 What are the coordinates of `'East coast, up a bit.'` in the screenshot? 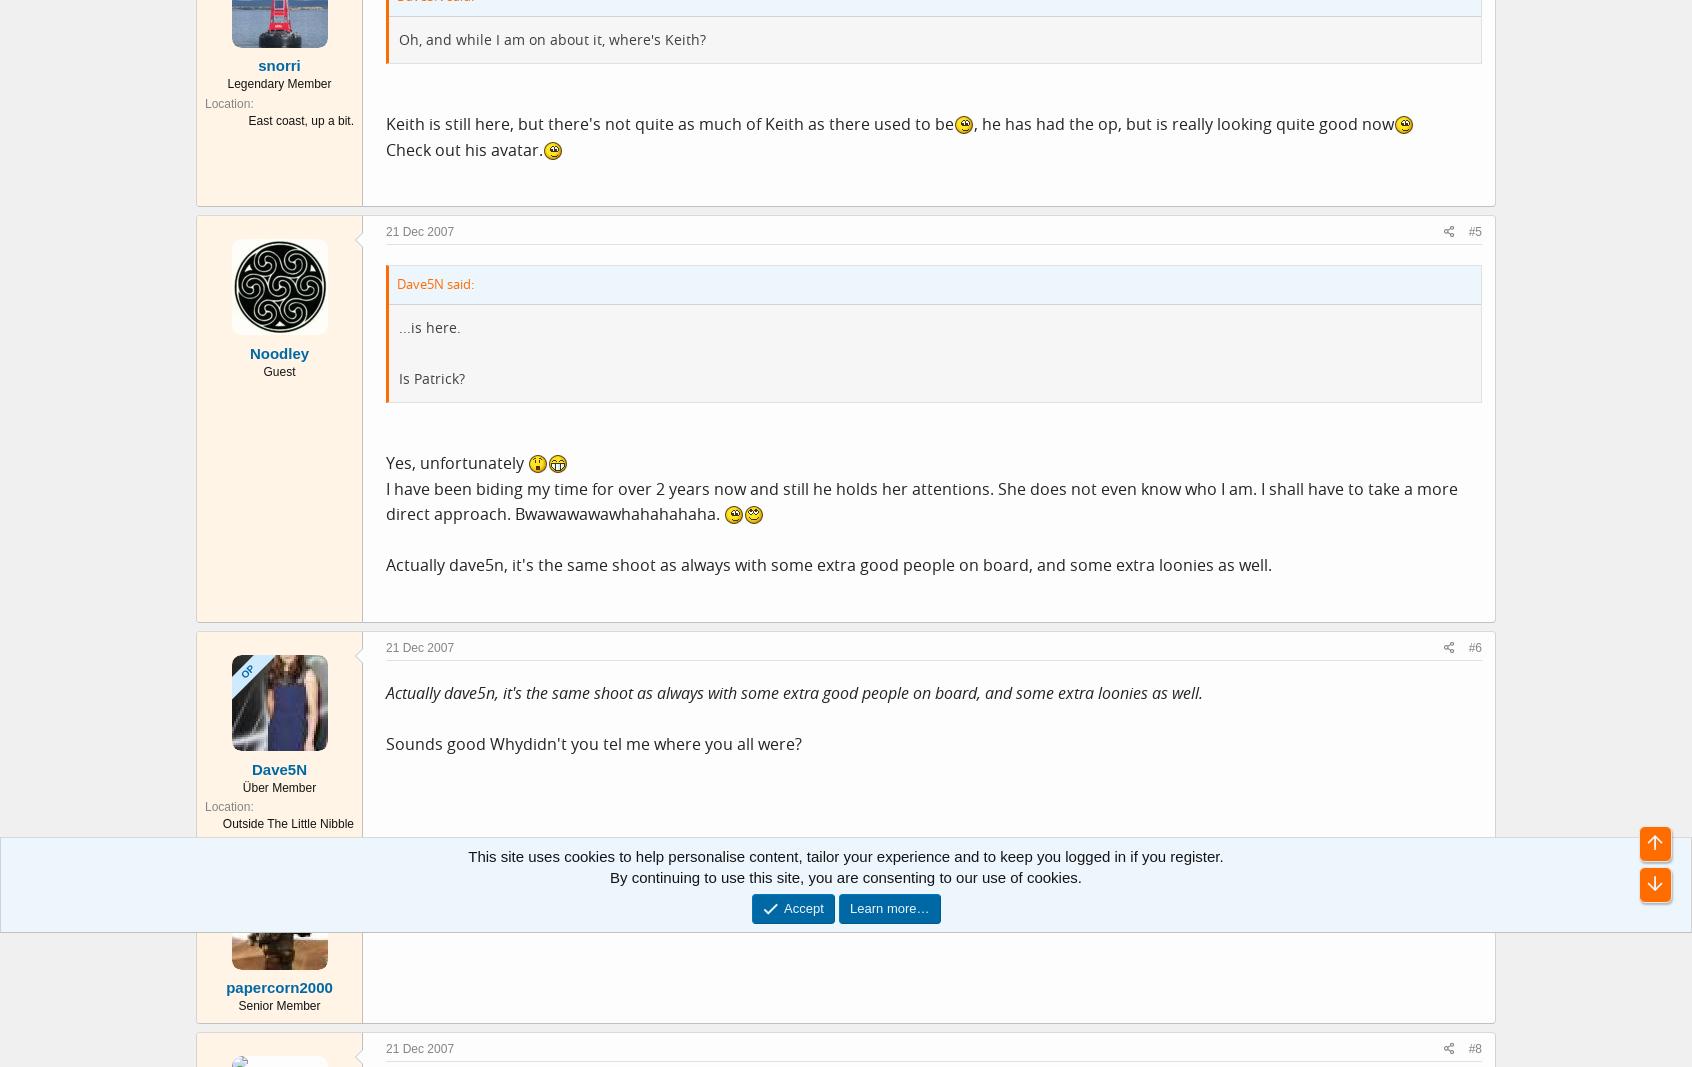 It's located at (300, 119).